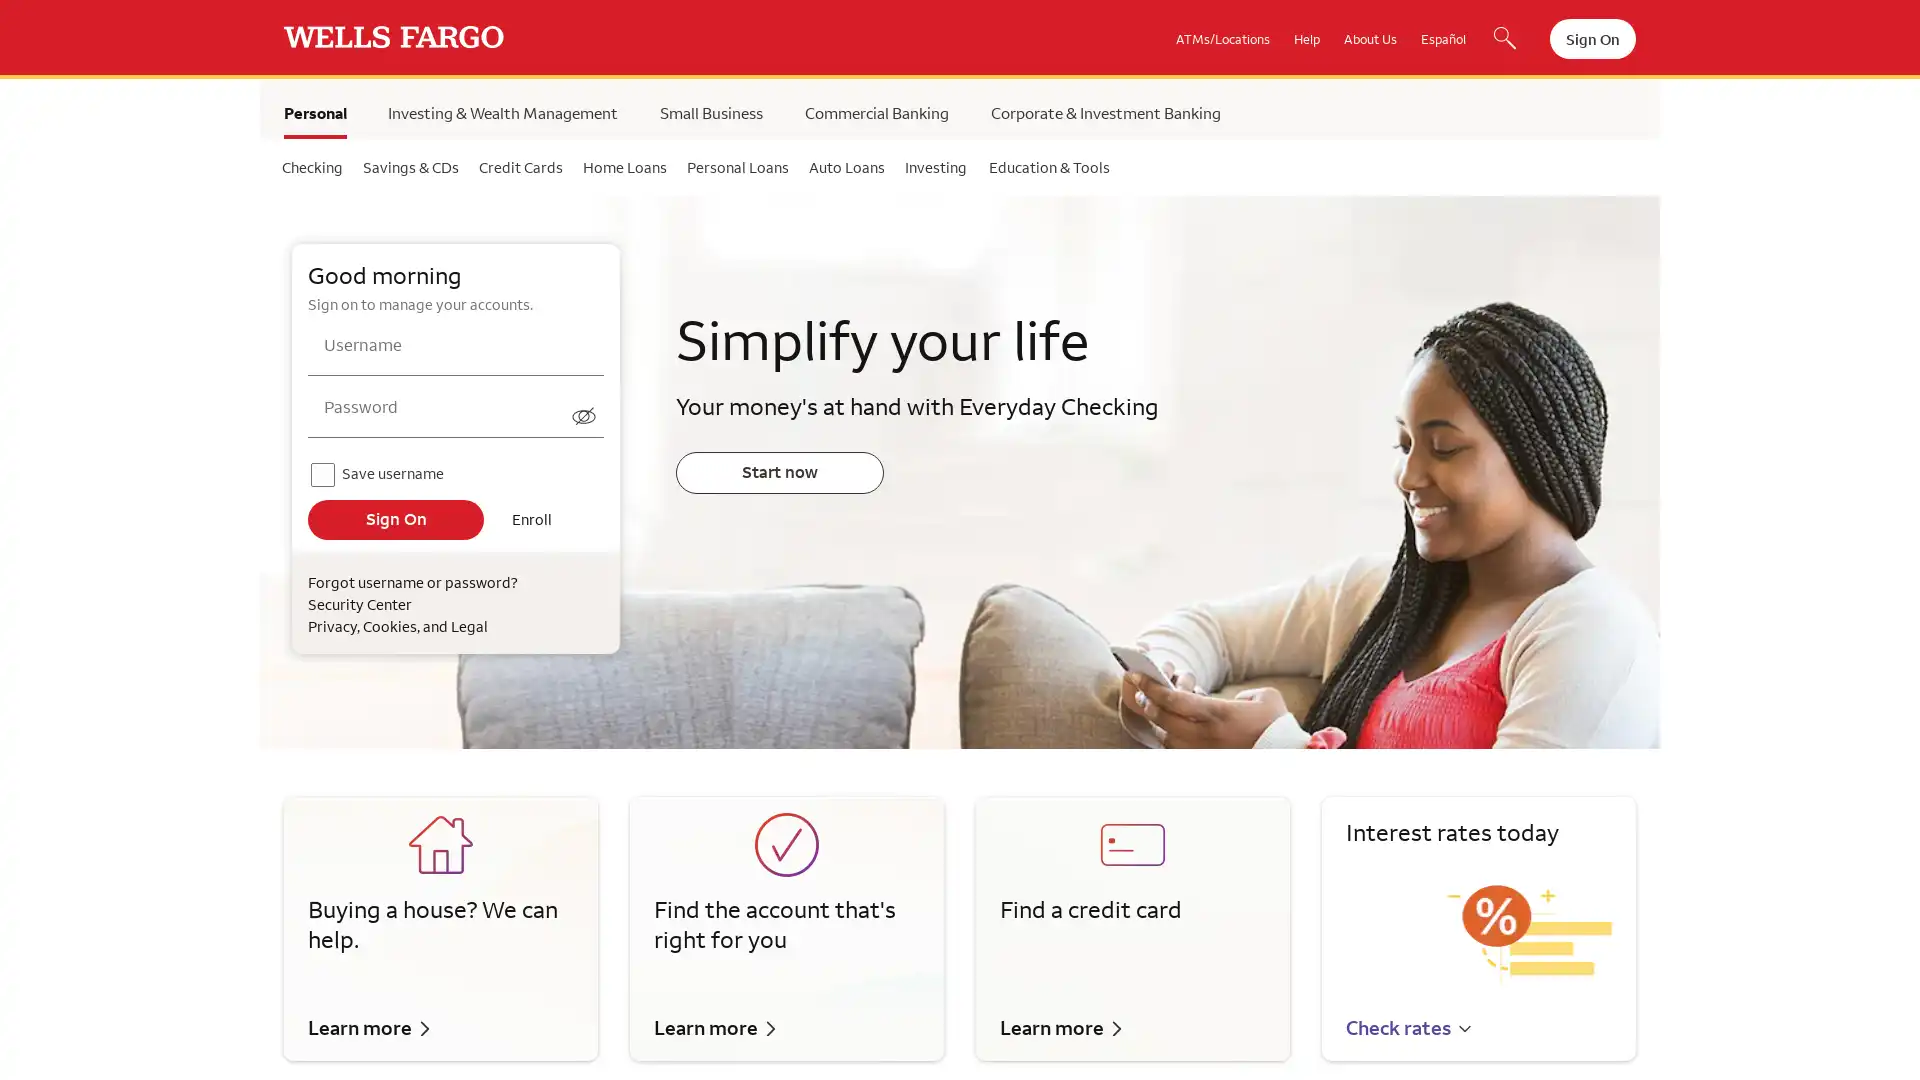 Image resolution: width=1920 pixels, height=1080 pixels. What do you see at coordinates (778, 472) in the screenshot?
I see `Start now with everyday checking` at bounding box center [778, 472].